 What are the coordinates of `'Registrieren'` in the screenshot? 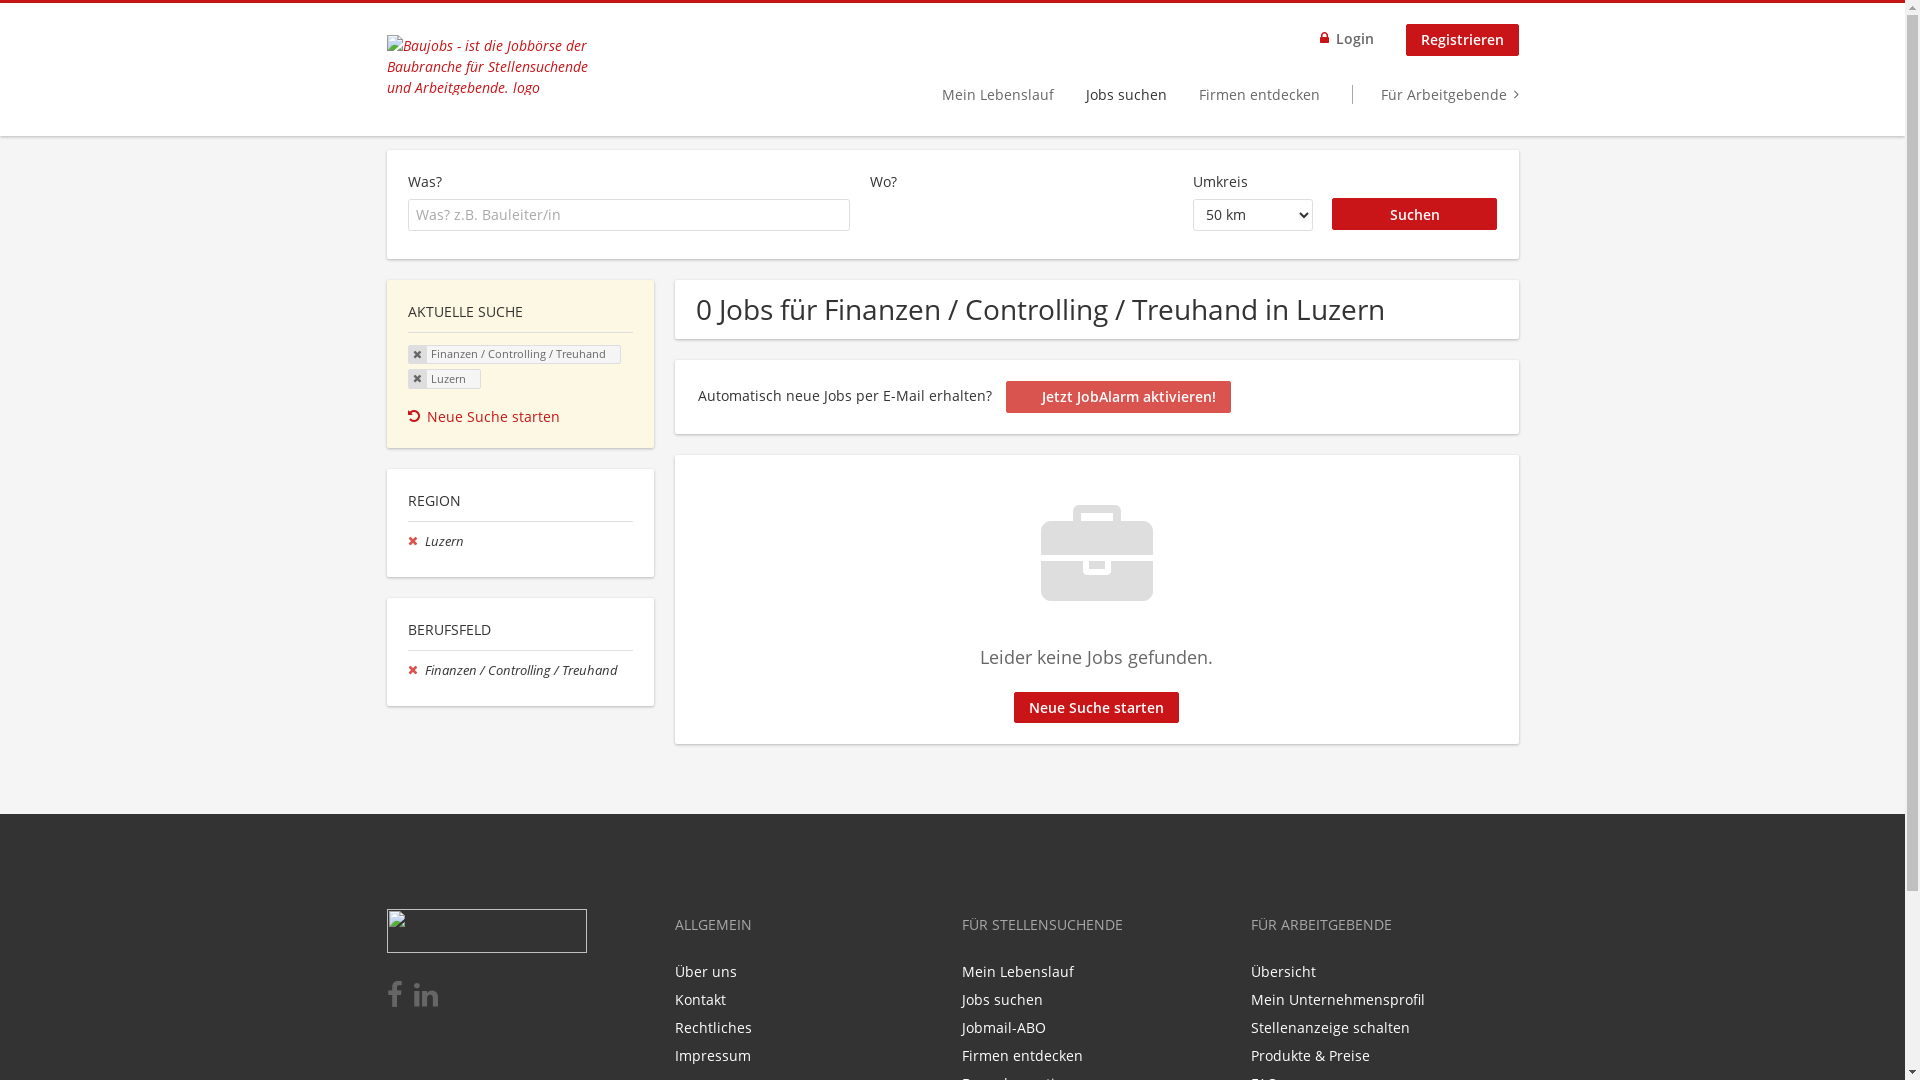 It's located at (1462, 39).